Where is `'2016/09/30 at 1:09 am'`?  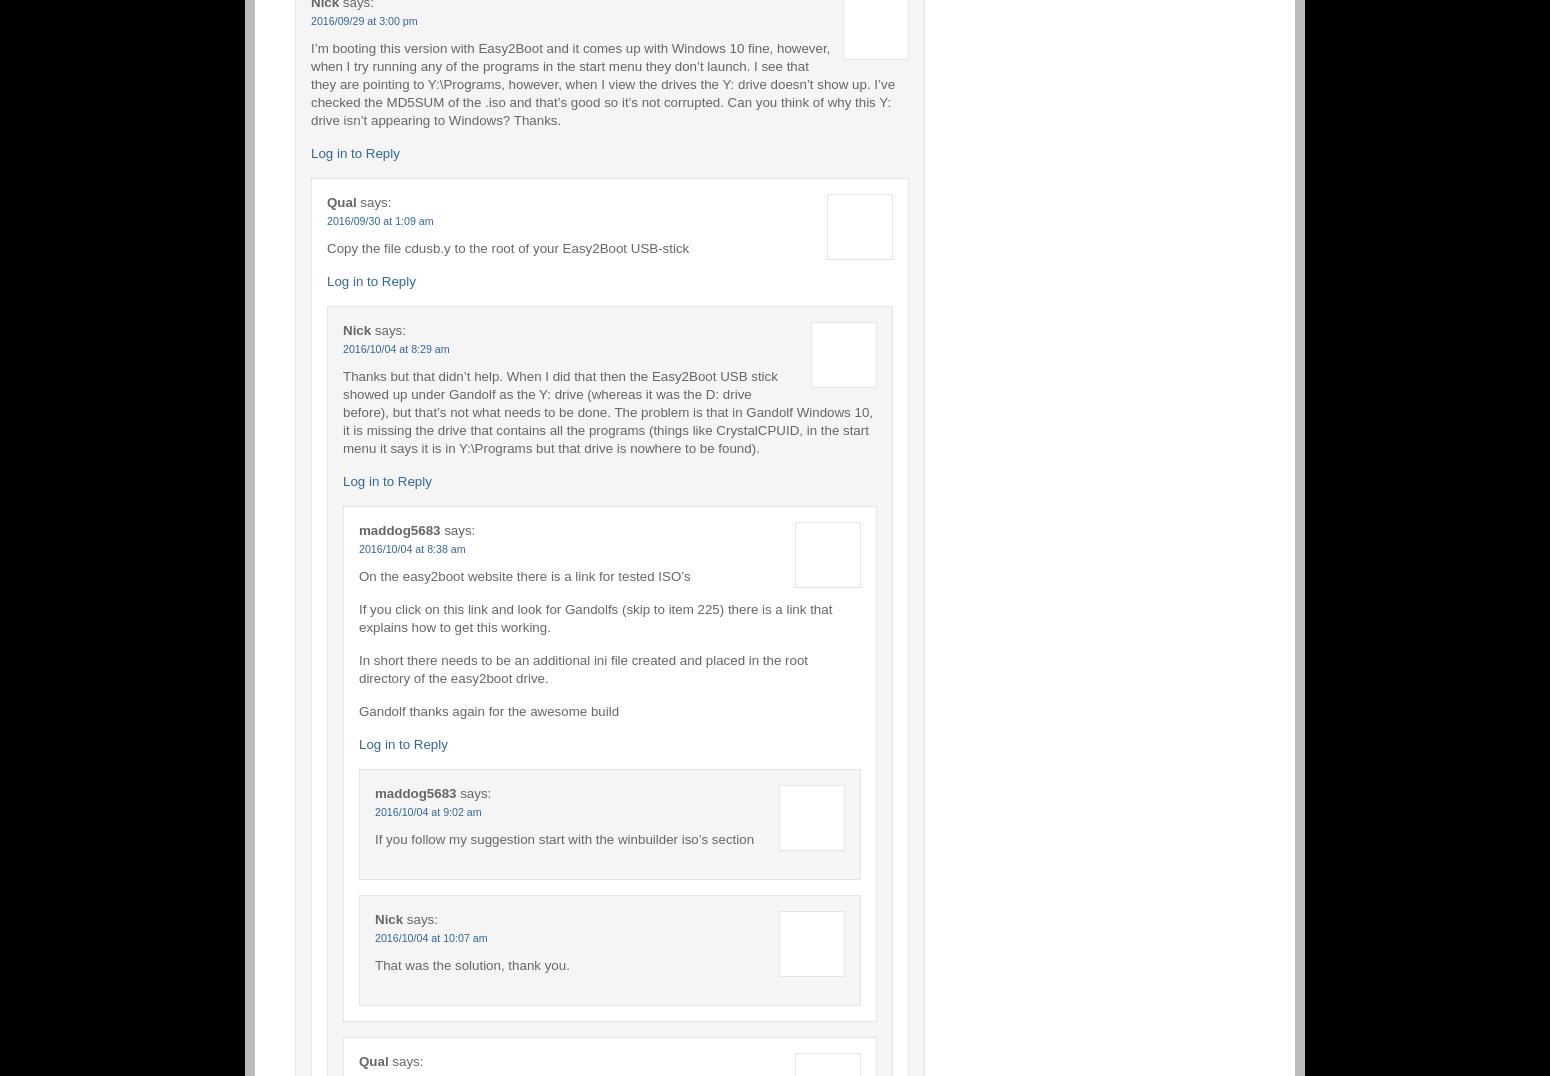
'2016/09/30 at 1:09 am' is located at coordinates (379, 219).